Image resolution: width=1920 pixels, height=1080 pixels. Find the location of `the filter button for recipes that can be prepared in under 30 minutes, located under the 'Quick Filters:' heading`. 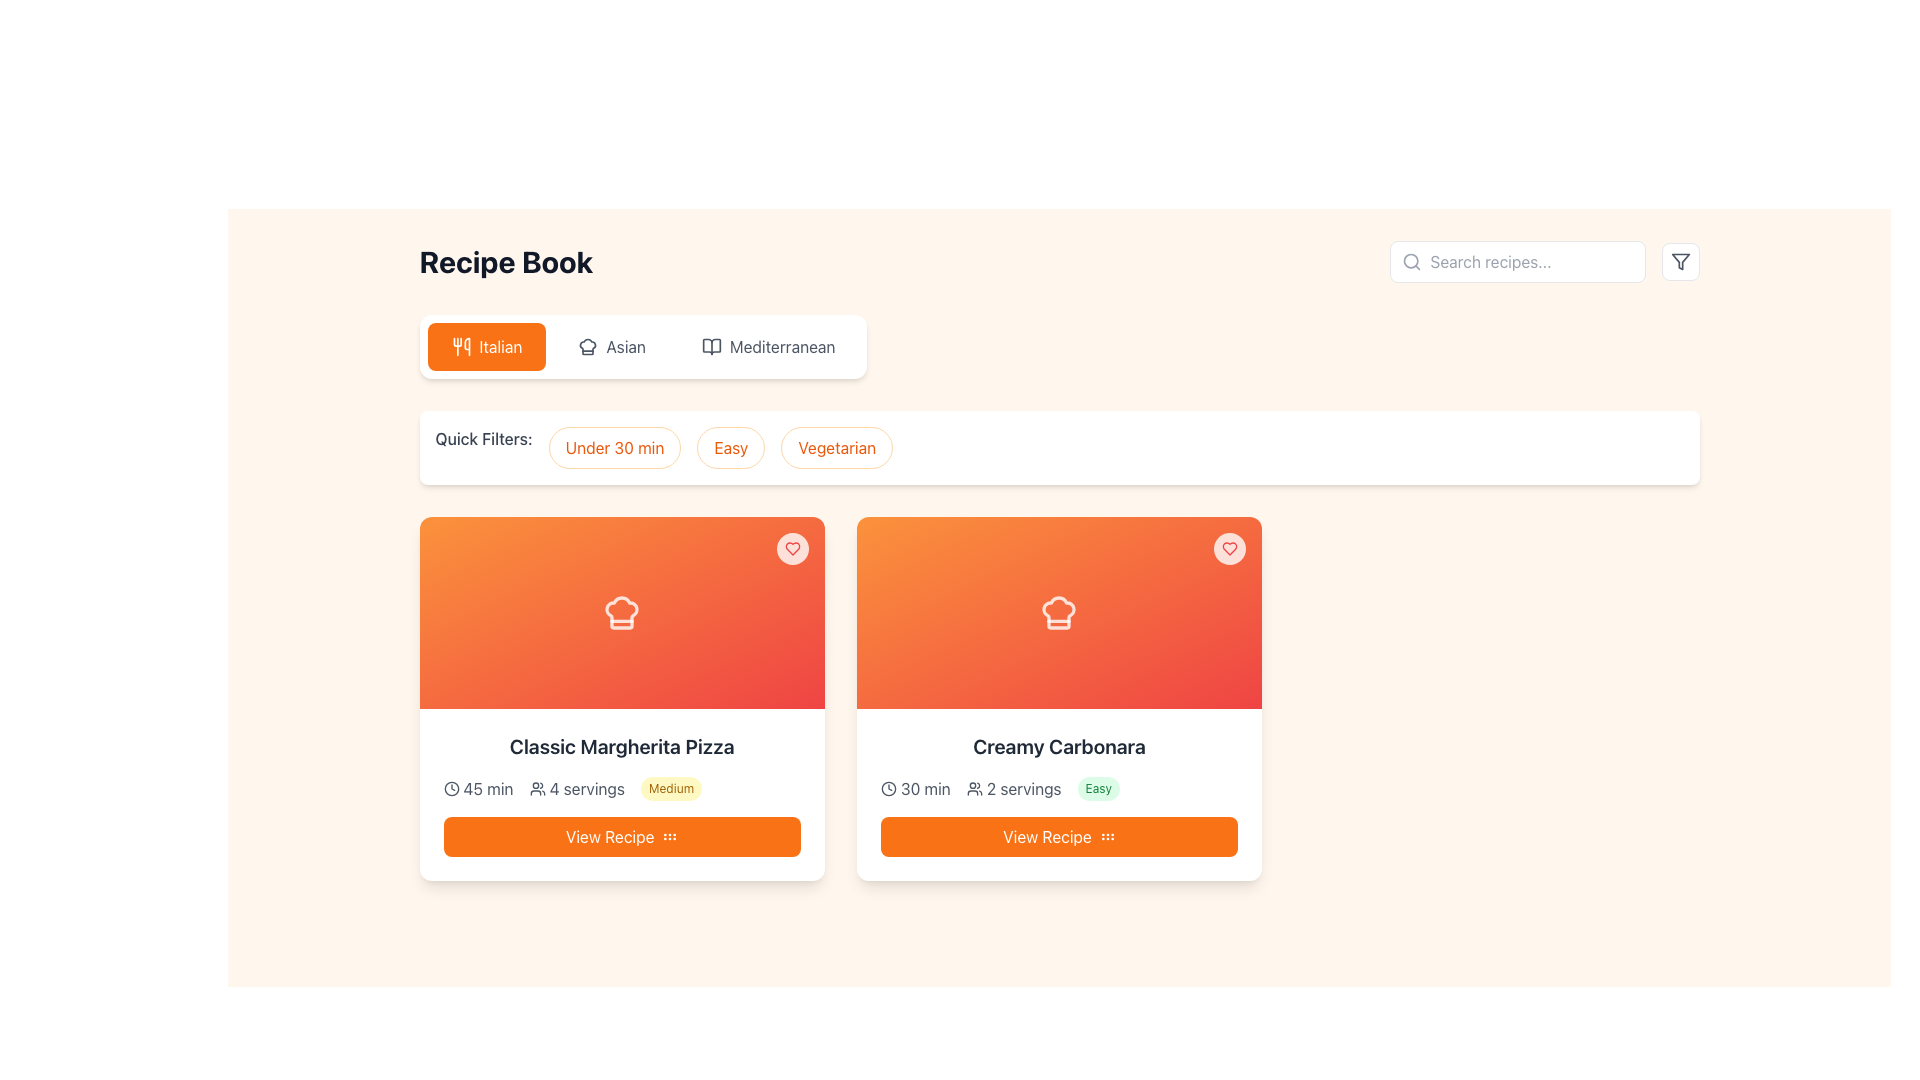

the filter button for recipes that can be prepared in under 30 minutes, located under the 'Quick Filters:' heading is located at coordinates (613, 446).